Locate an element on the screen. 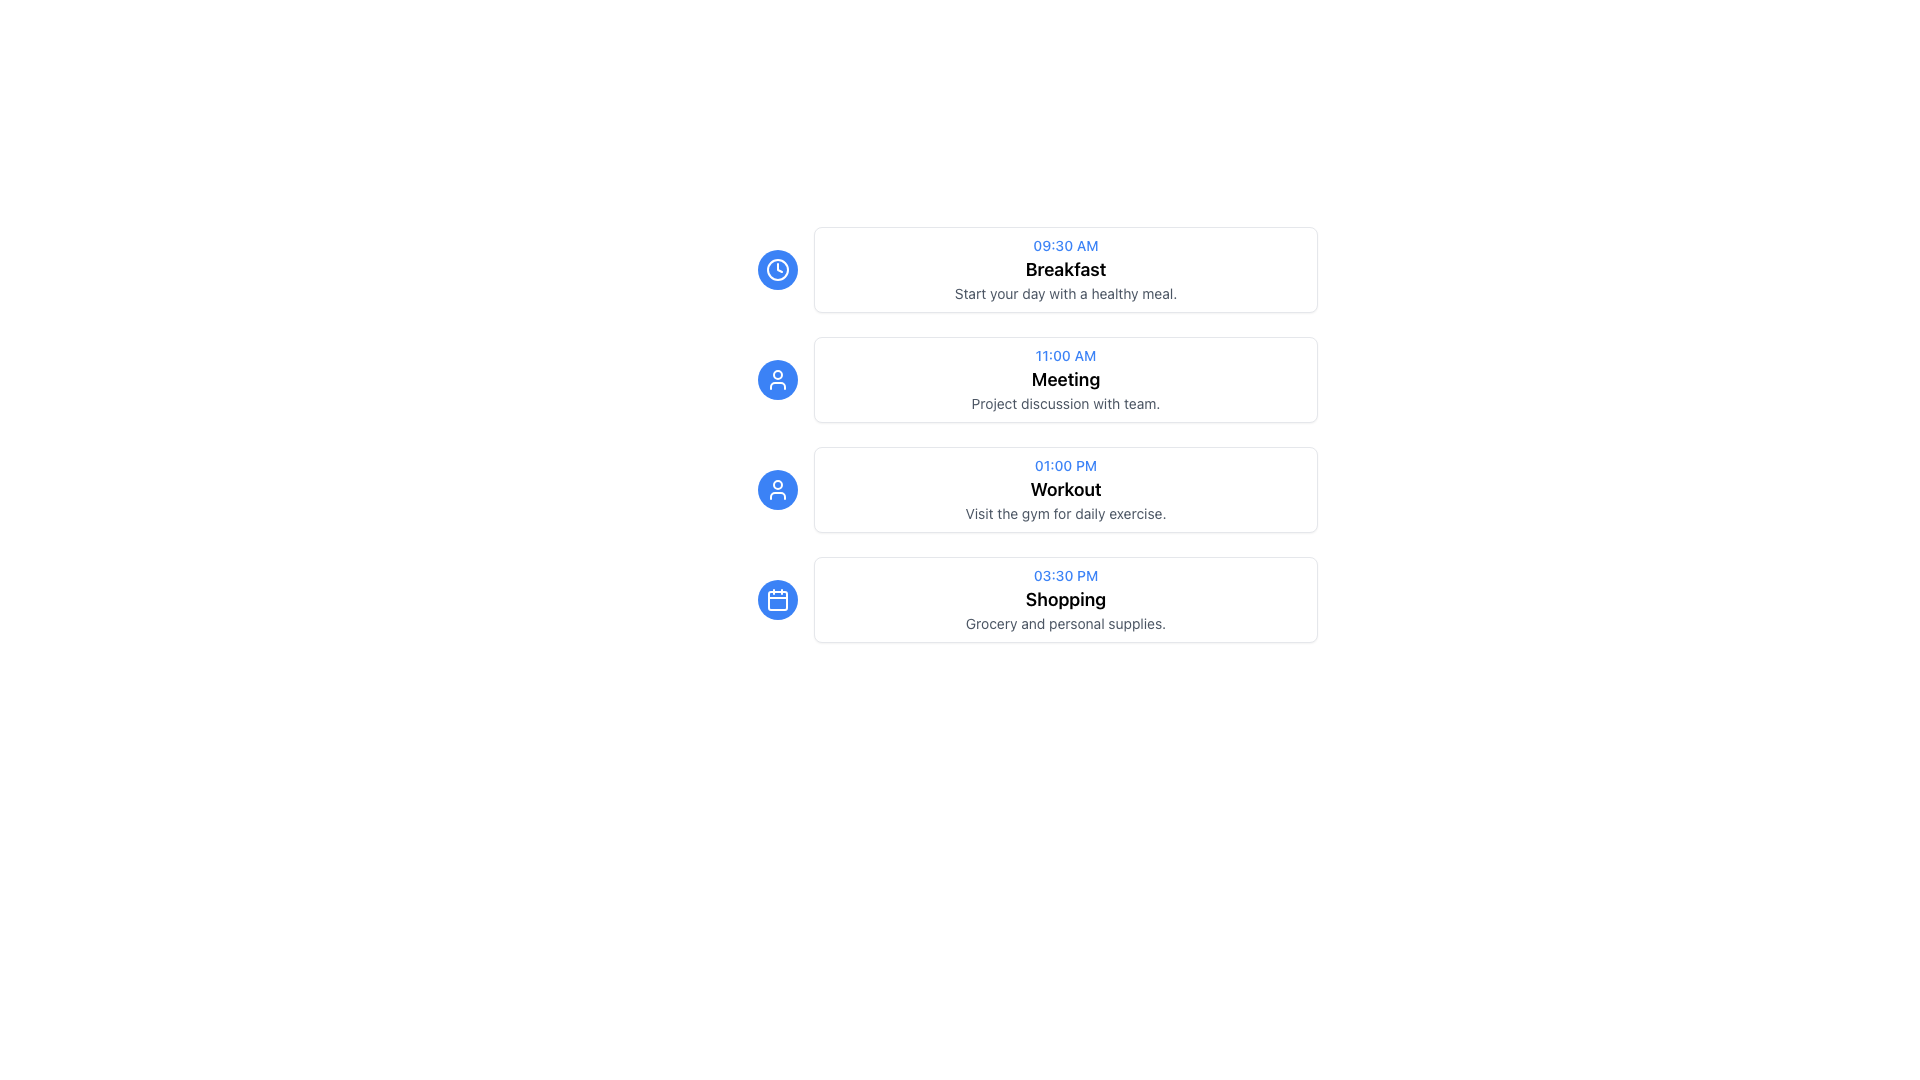  the fourth scheduled event entry that displays the time '03:30 PM', title 'Shopping', and details about groceries is located at coordinates (1030, 599).